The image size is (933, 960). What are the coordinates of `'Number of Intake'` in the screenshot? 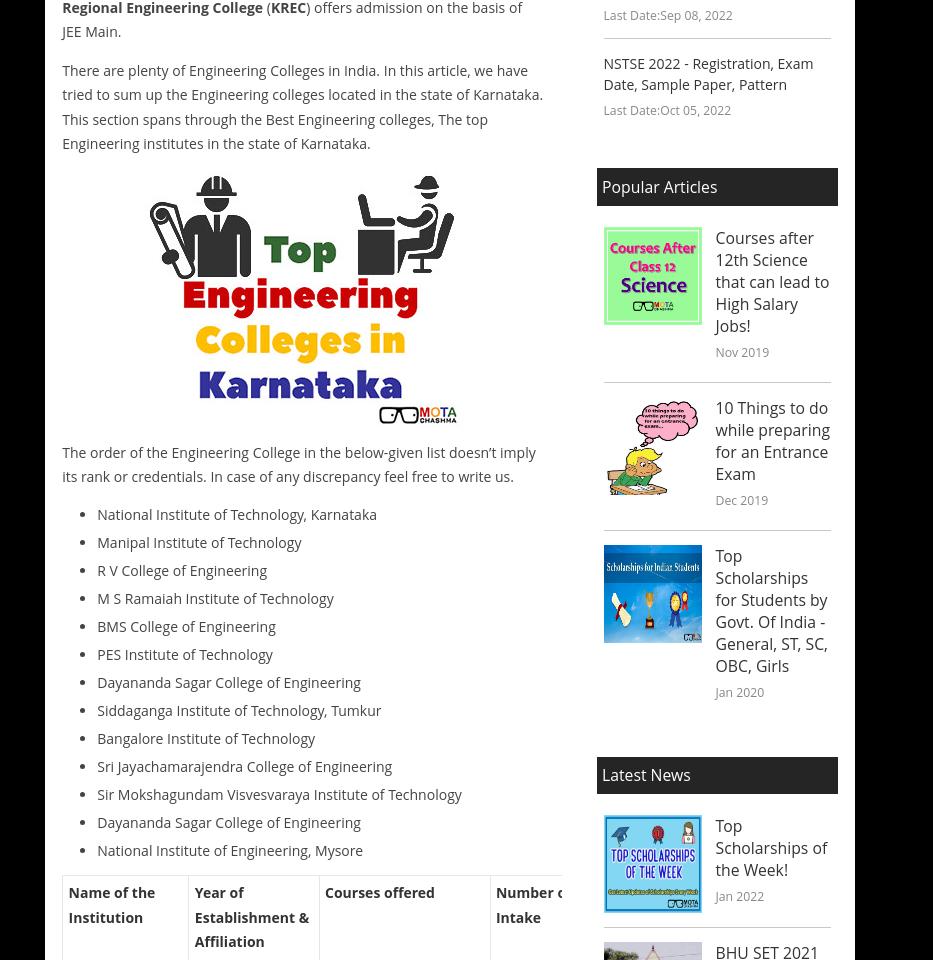 It's located at (532, 904).